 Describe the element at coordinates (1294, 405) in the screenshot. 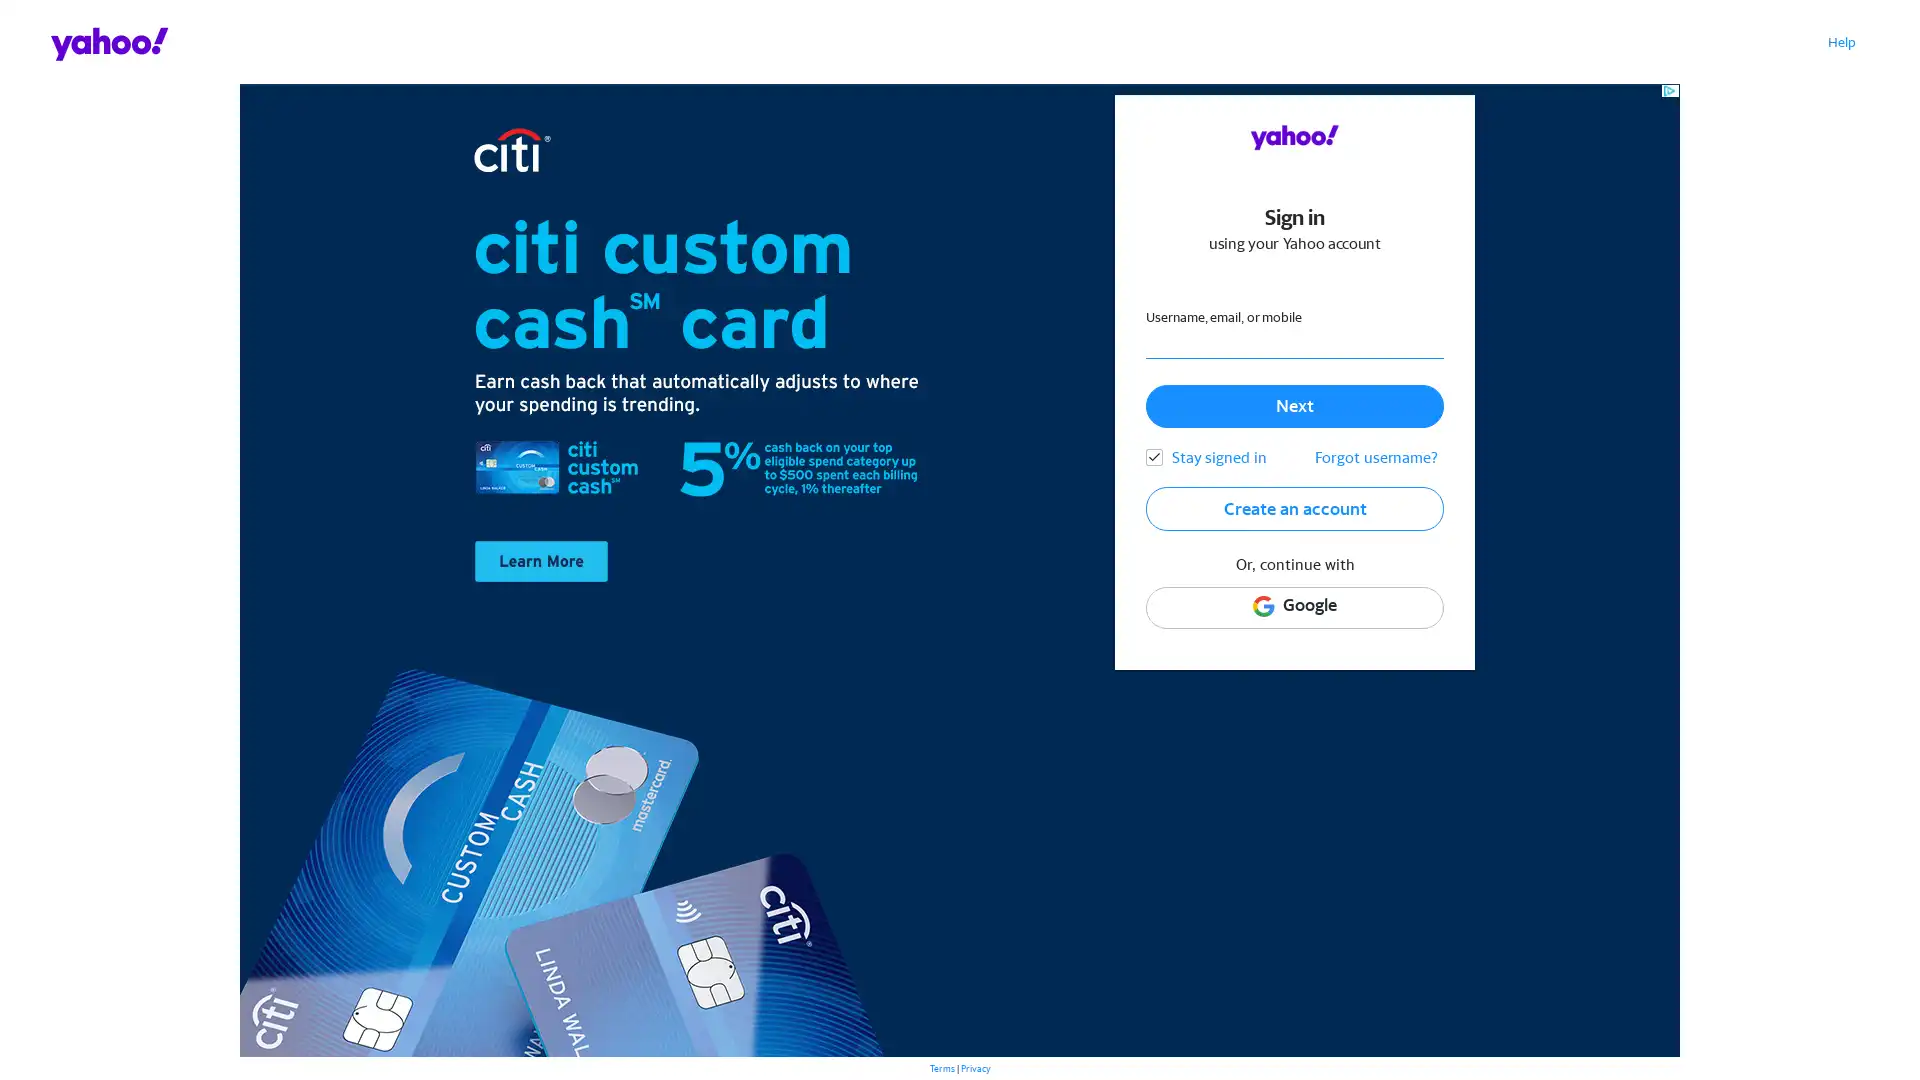

I see `Next` at that location.